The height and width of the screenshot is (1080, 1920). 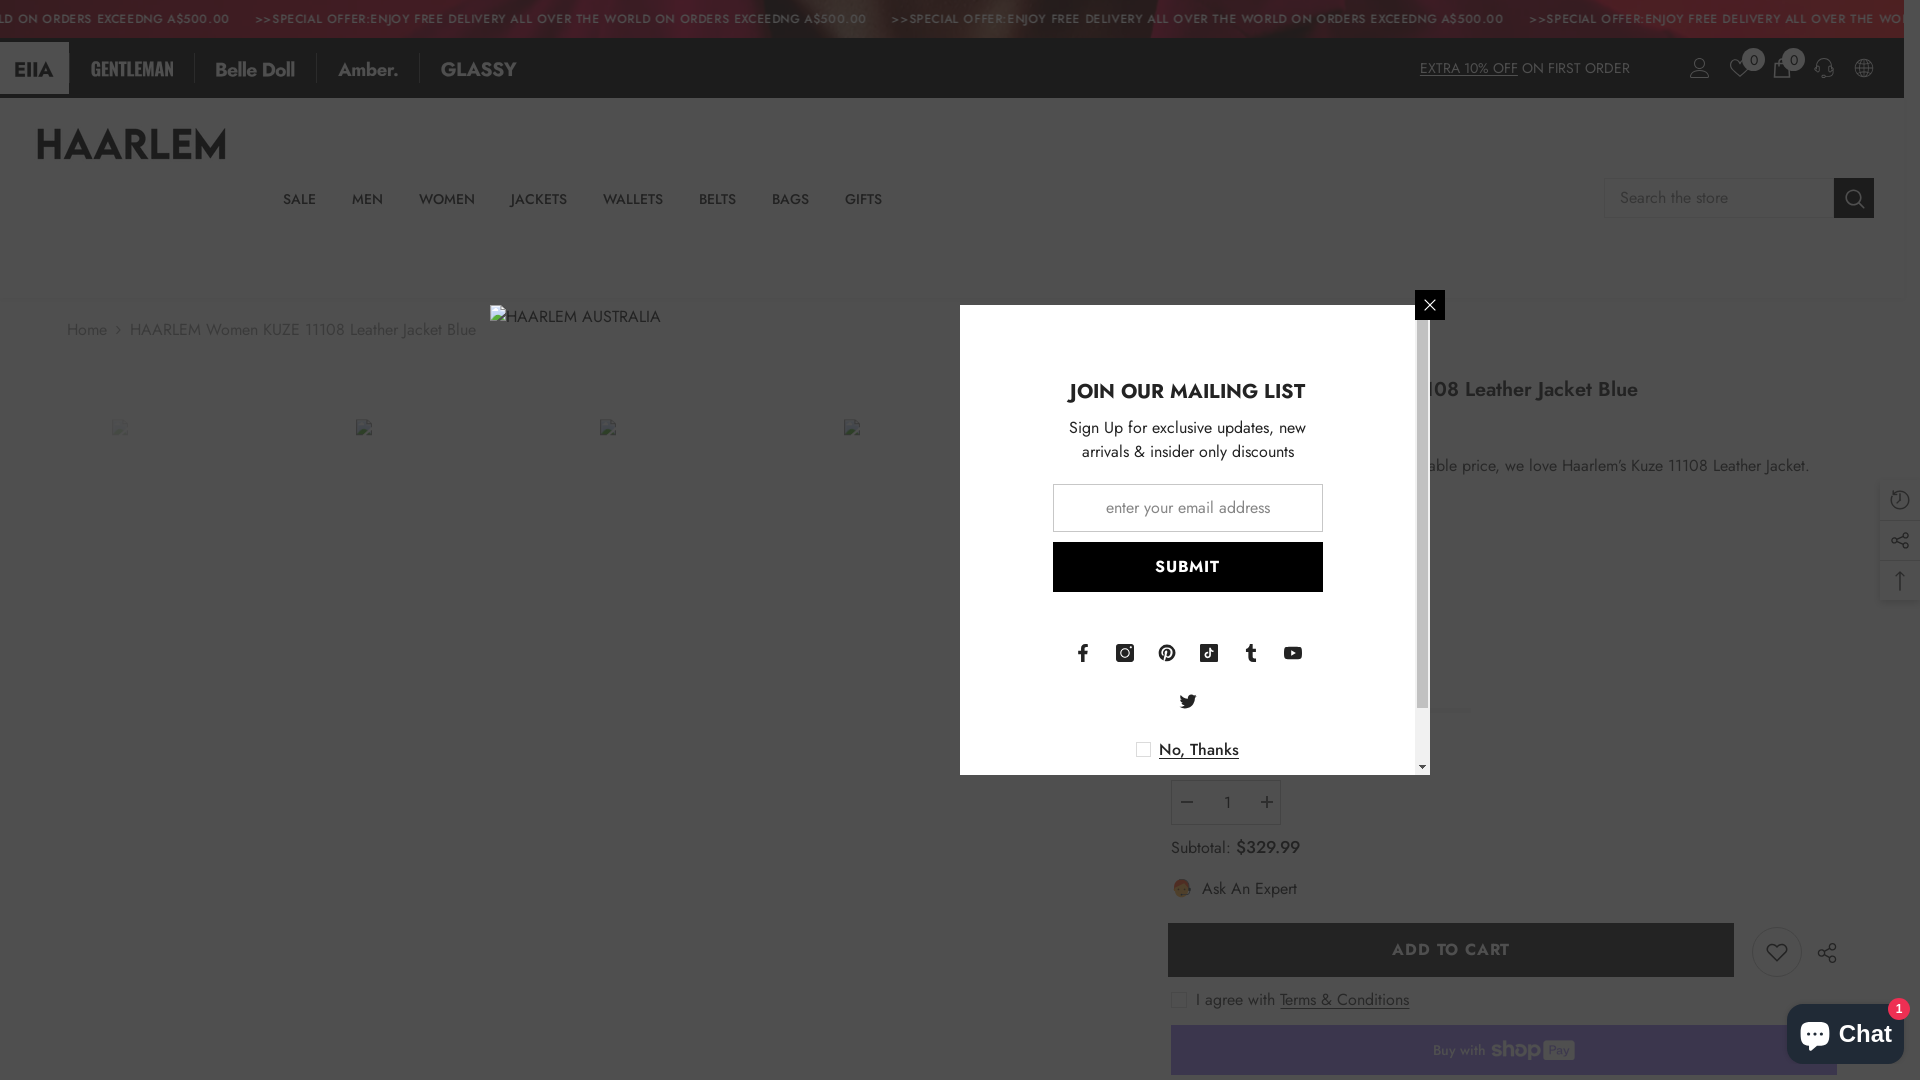 I want to click on 'Cart, so click(x=1781, y=67).